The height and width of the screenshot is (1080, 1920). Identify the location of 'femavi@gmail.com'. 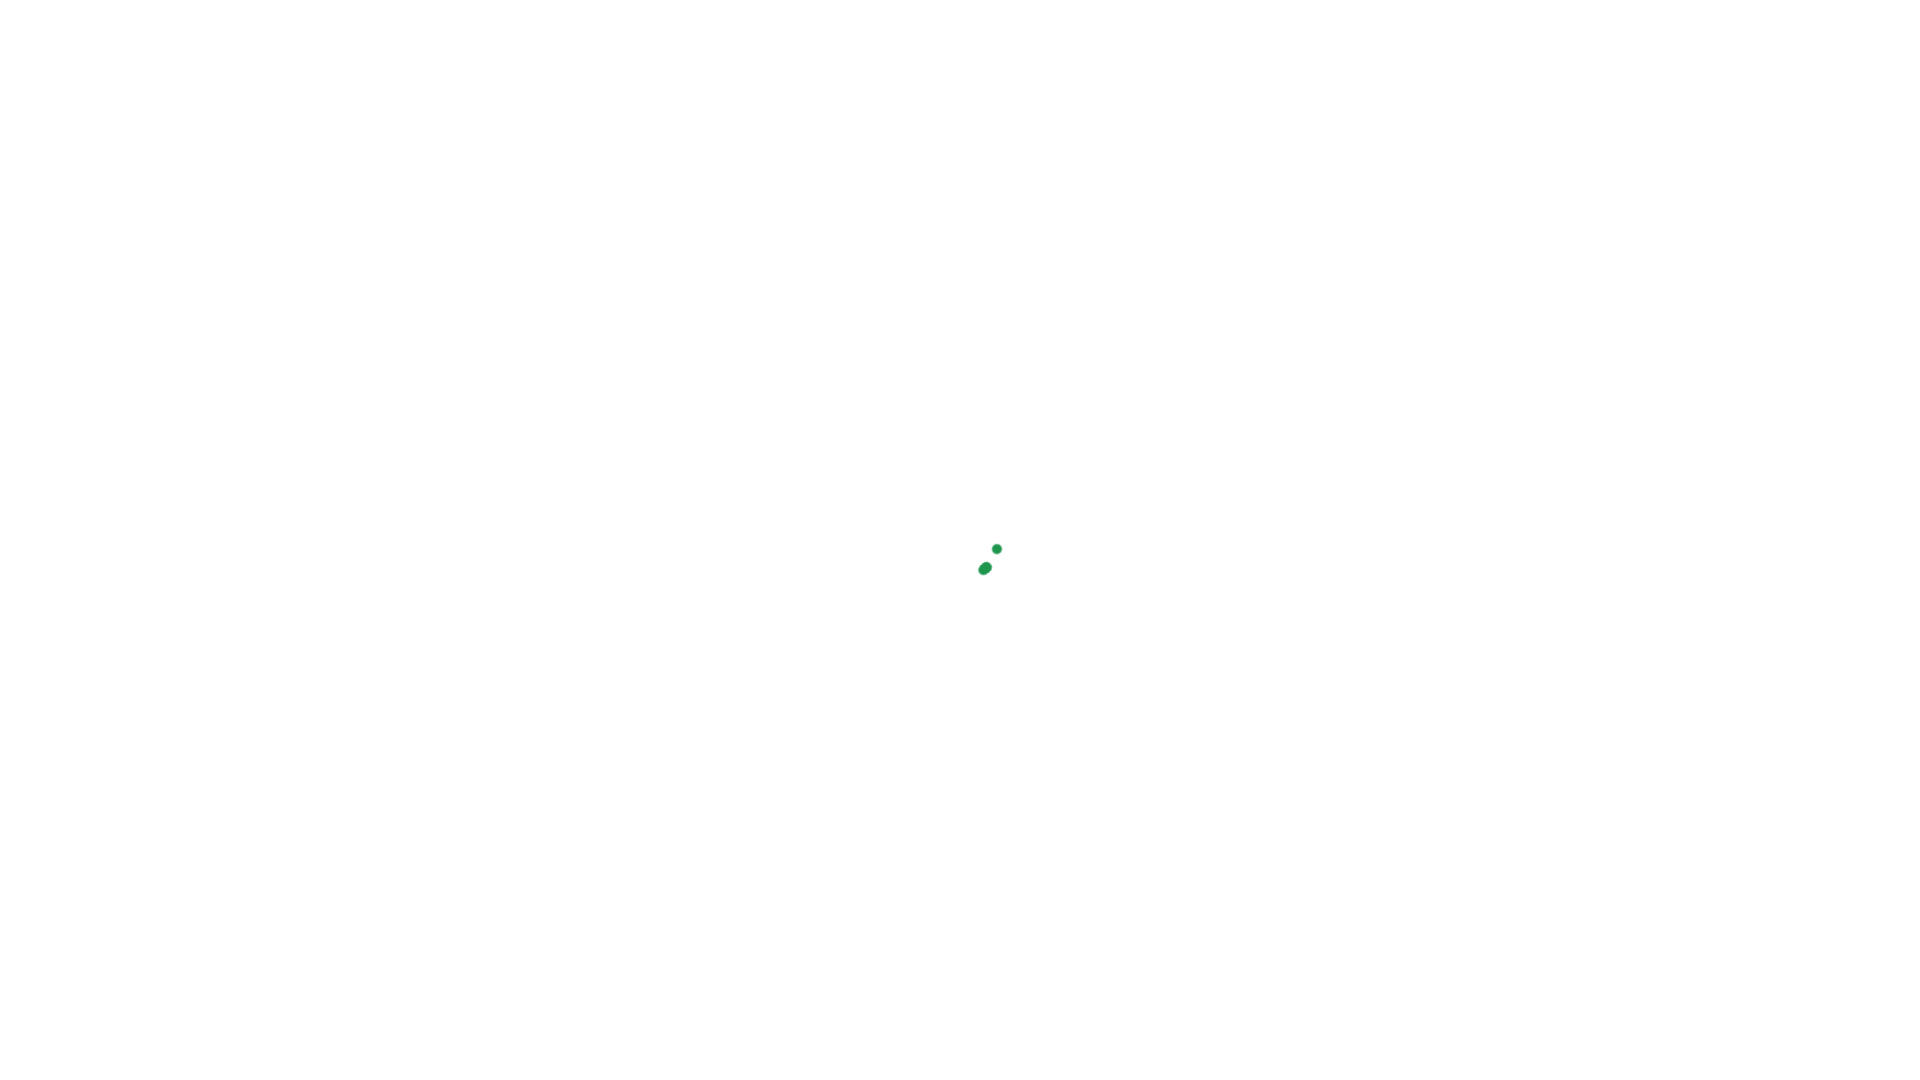
(340, 805).